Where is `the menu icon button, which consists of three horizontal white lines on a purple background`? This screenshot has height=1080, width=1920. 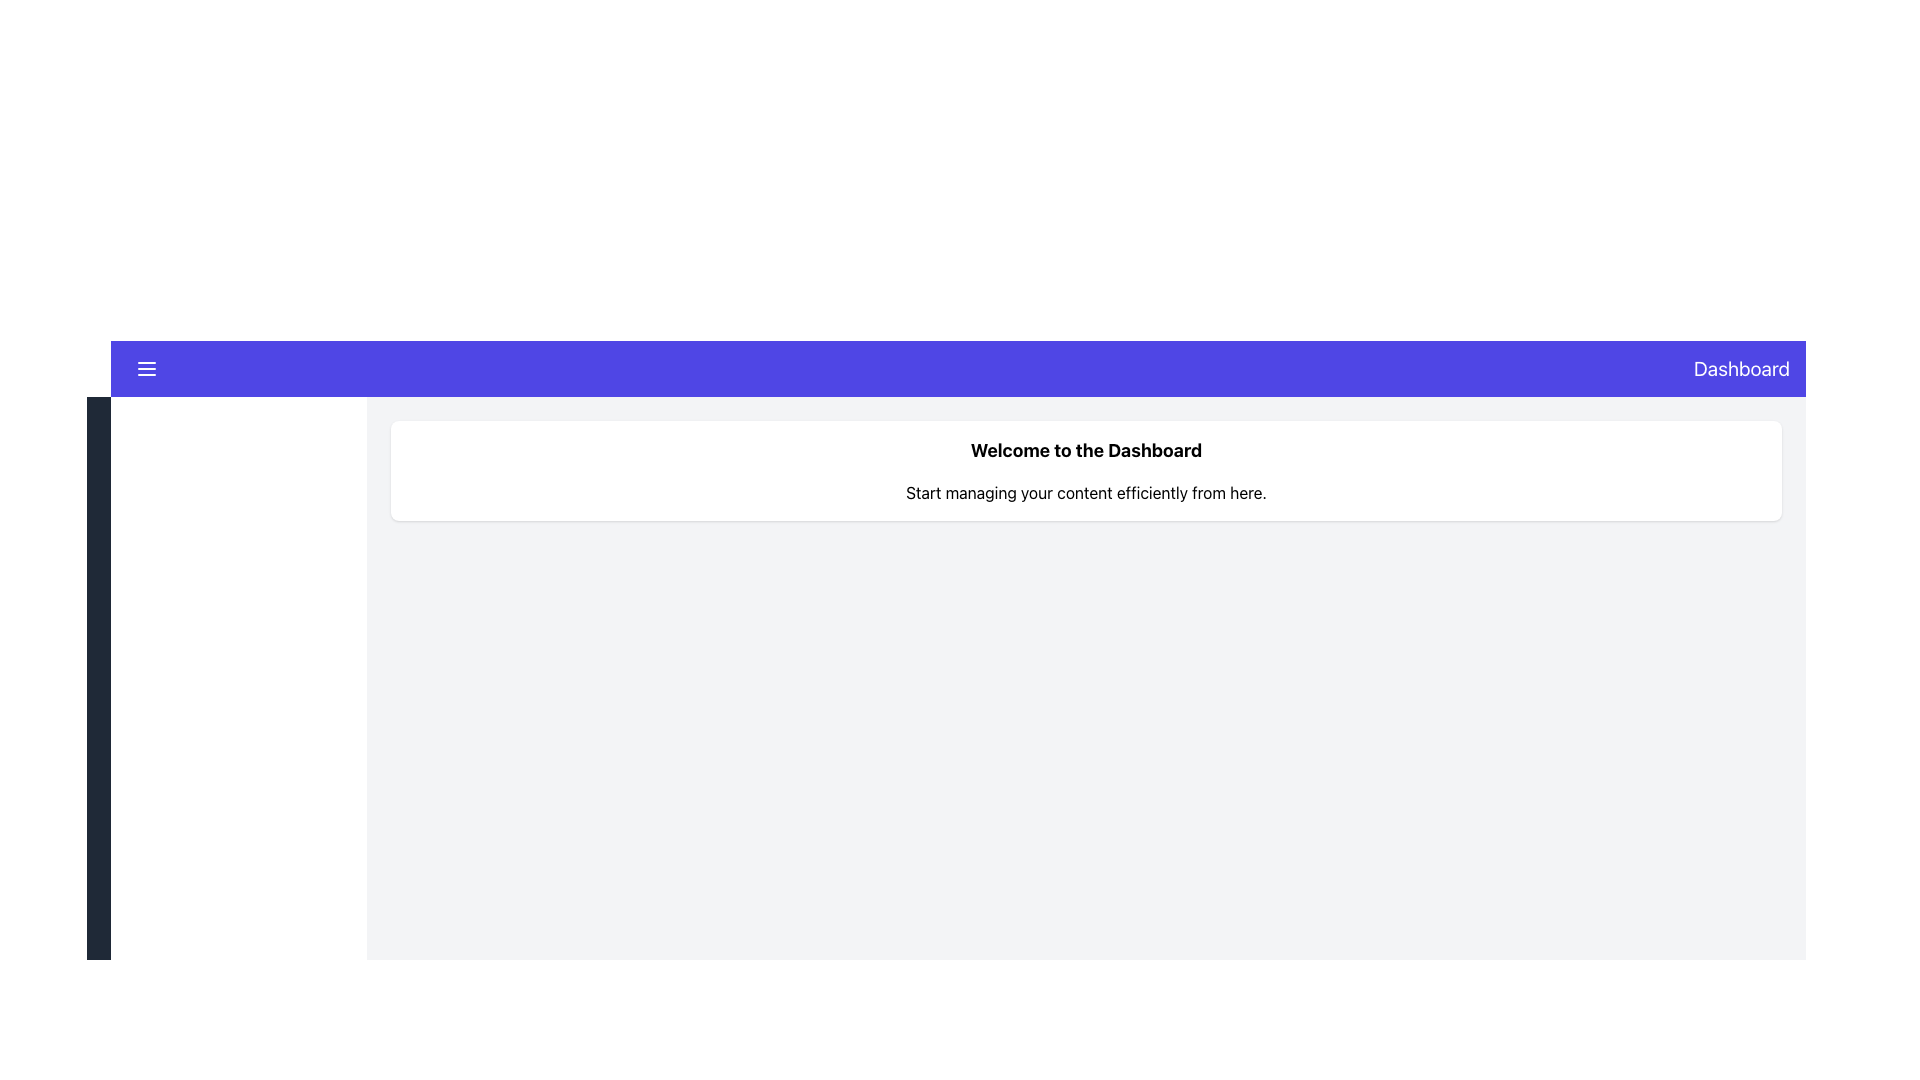
the menu icon button, which consists of three horizontal white lines on a purple background is located at coordinates (146, 369).